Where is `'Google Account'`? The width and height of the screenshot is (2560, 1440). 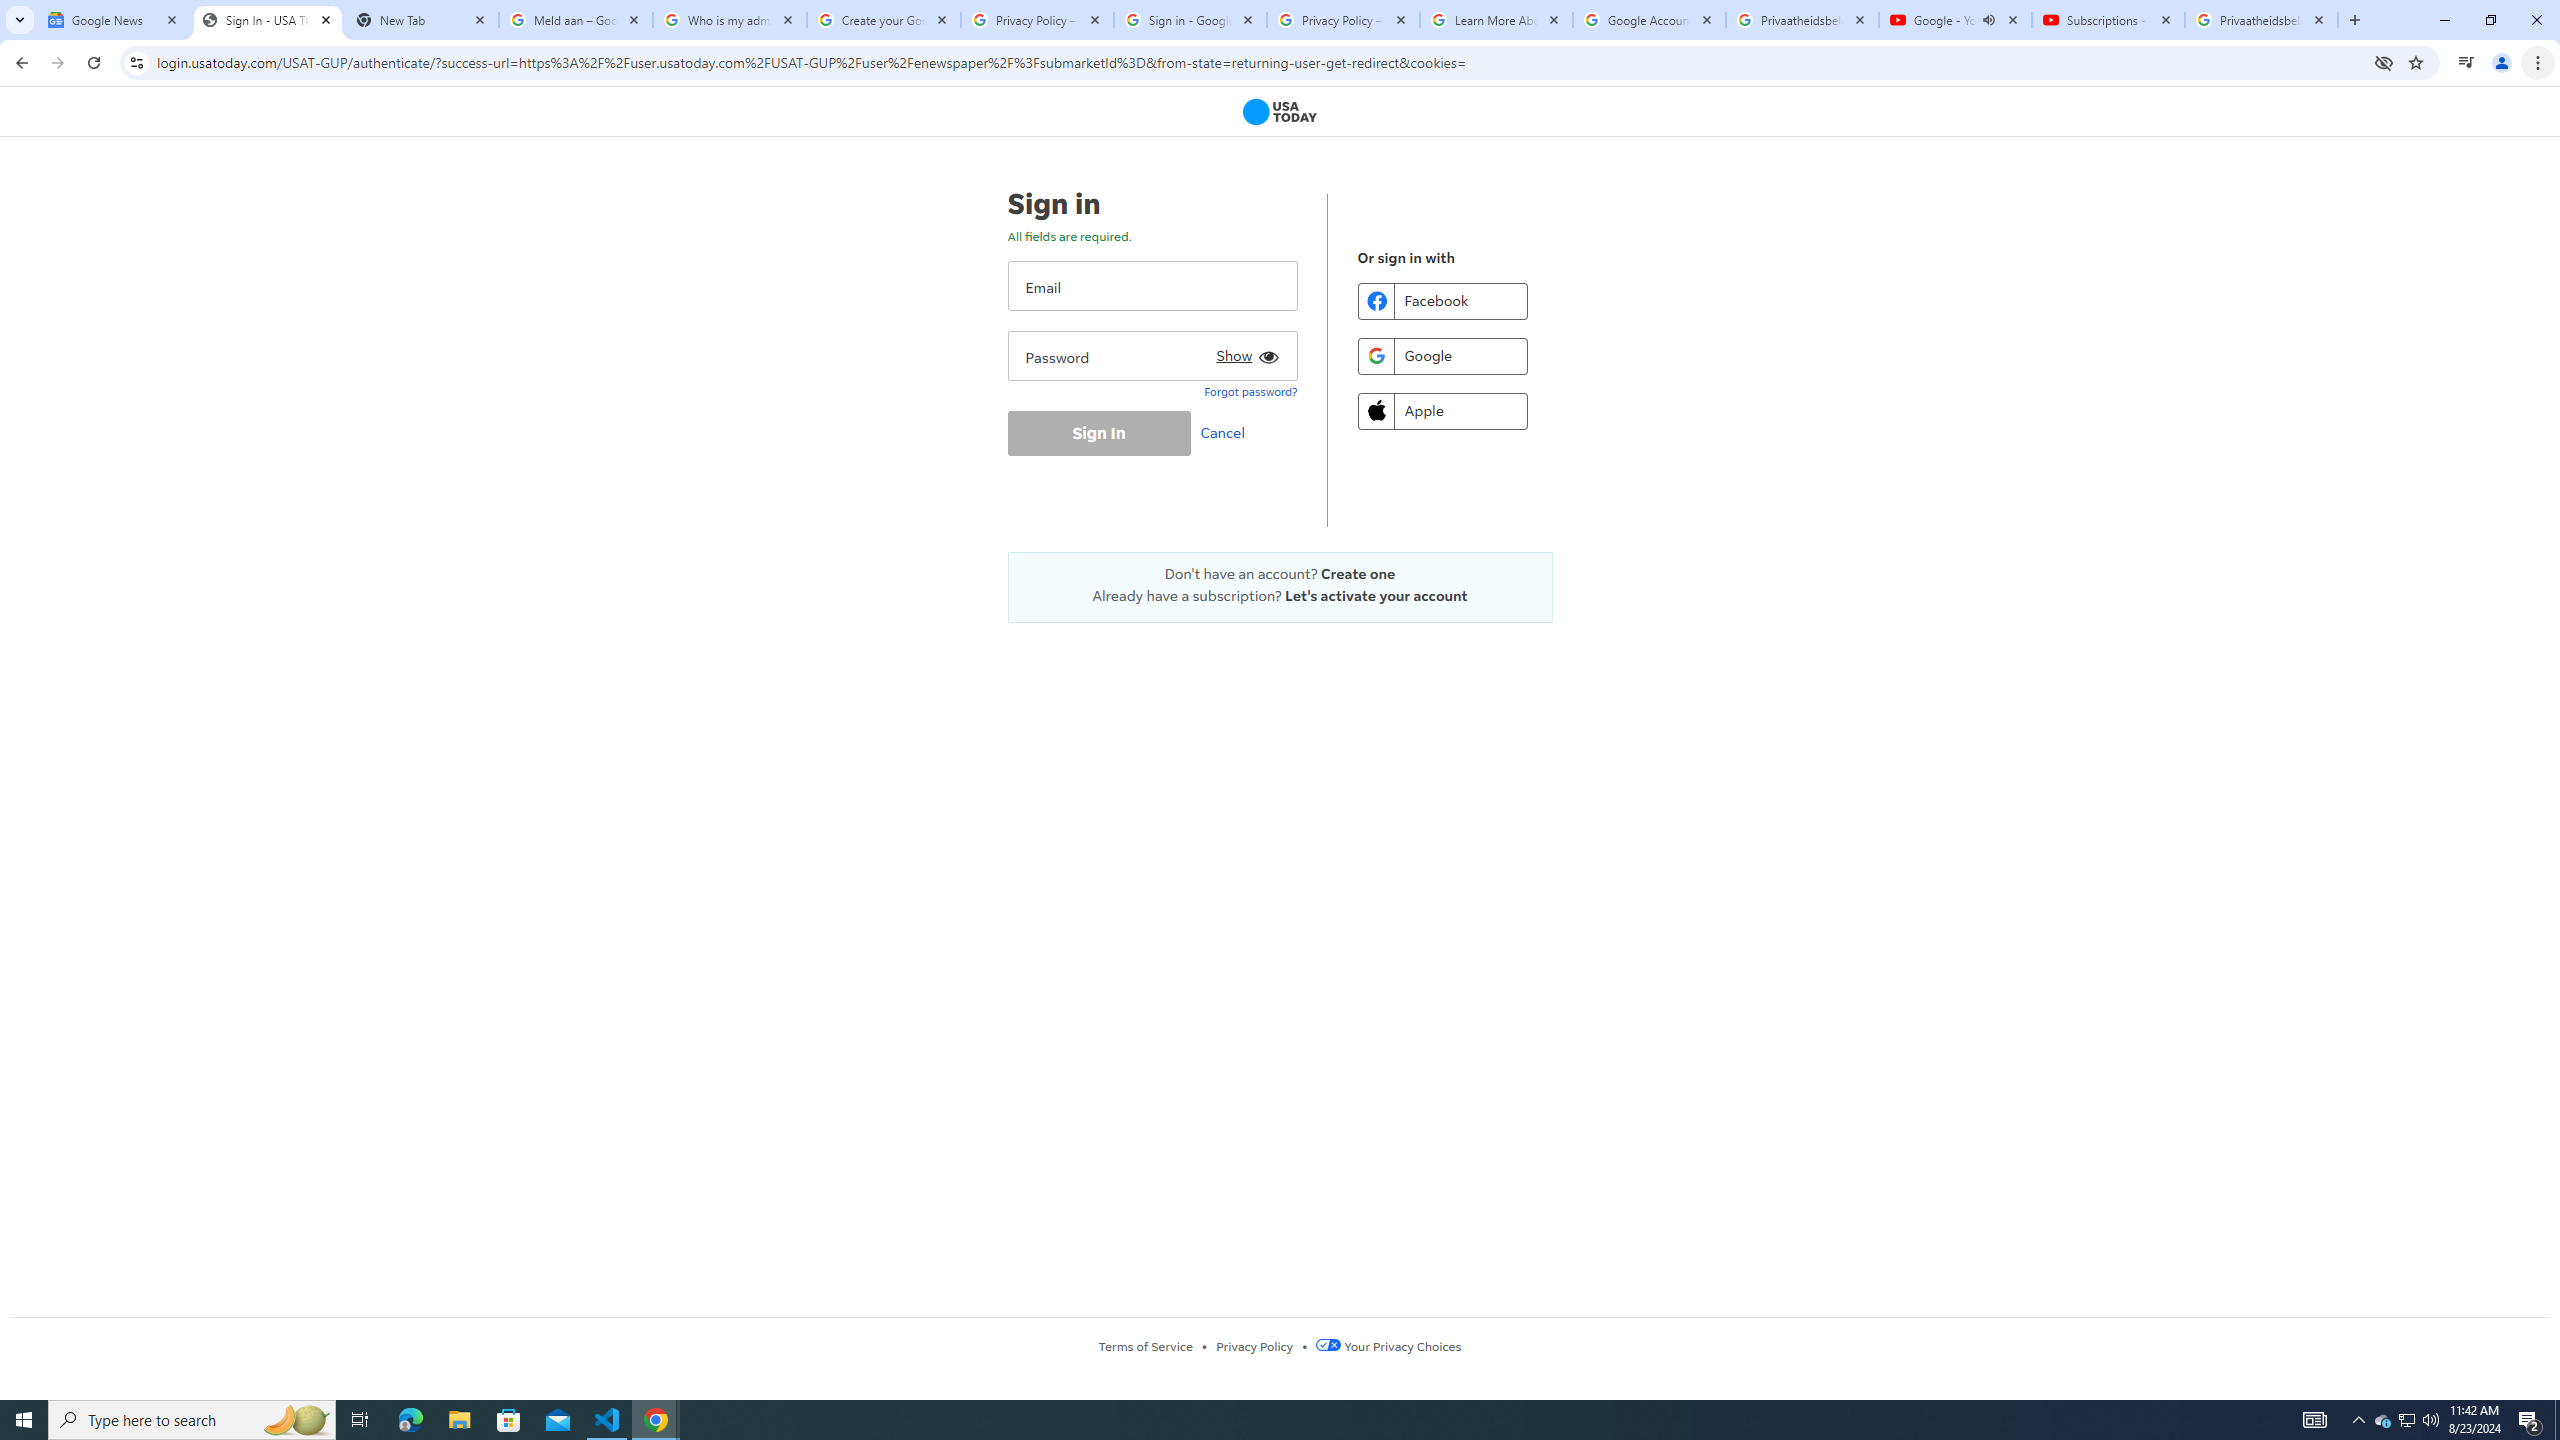 'Google Account' is located at coordinates (1648, 19).